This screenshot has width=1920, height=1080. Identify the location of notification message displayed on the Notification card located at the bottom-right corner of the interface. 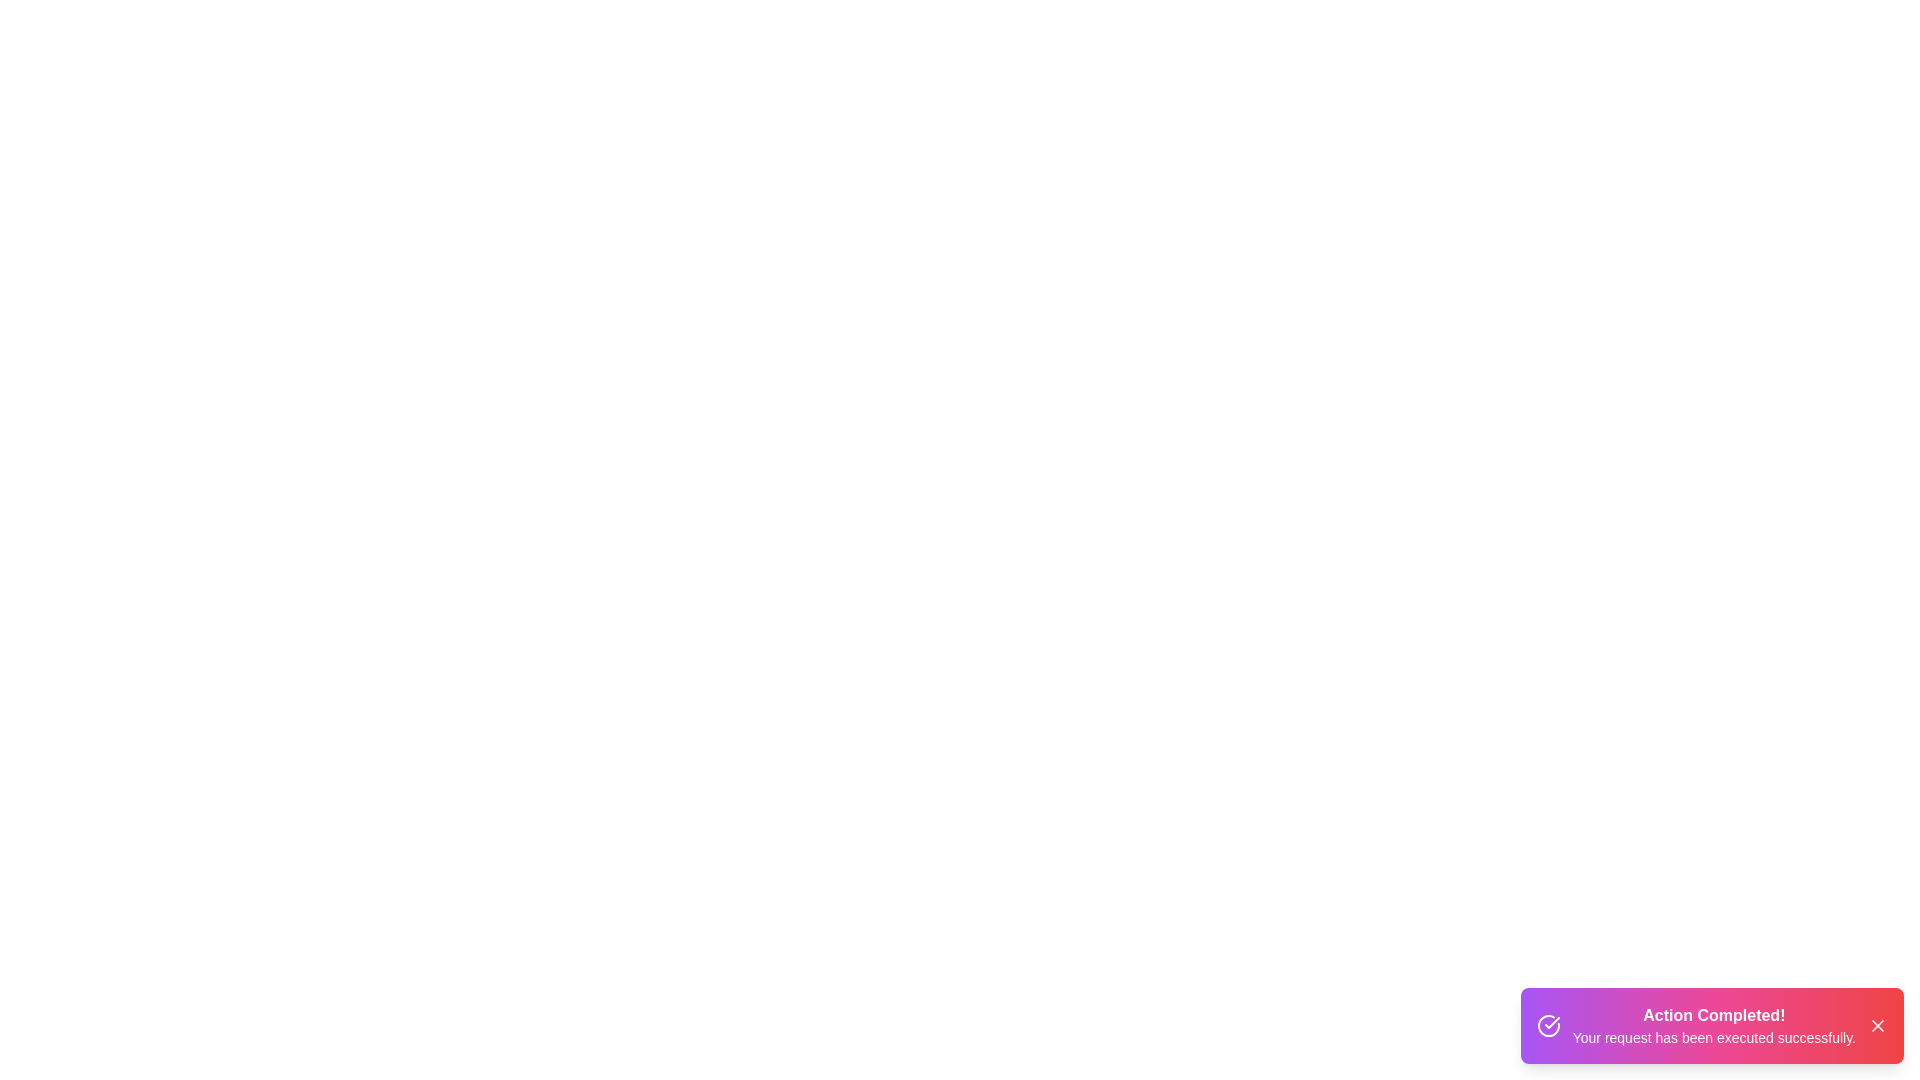
(1711, 1026).